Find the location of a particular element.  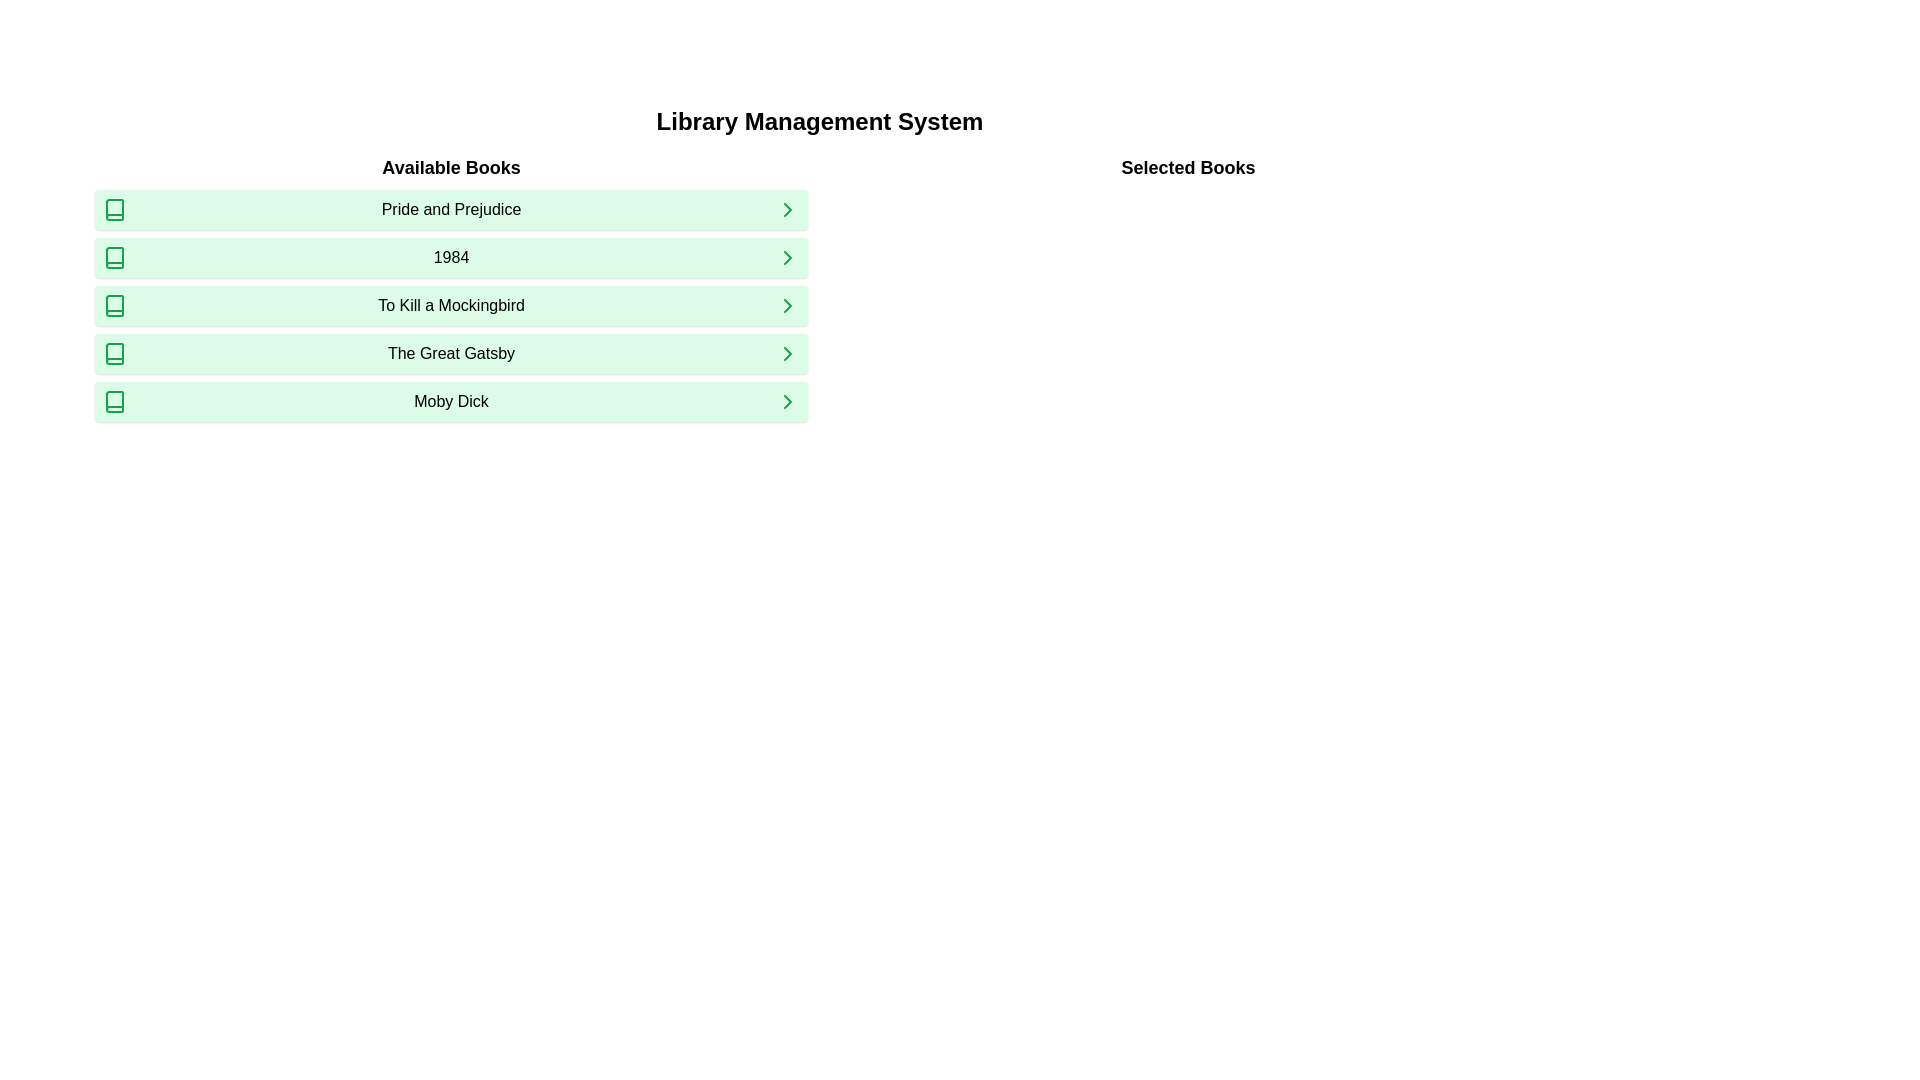

the green book icon for 'To Kill a Mockingbird' is located at coordinates (114, 305).